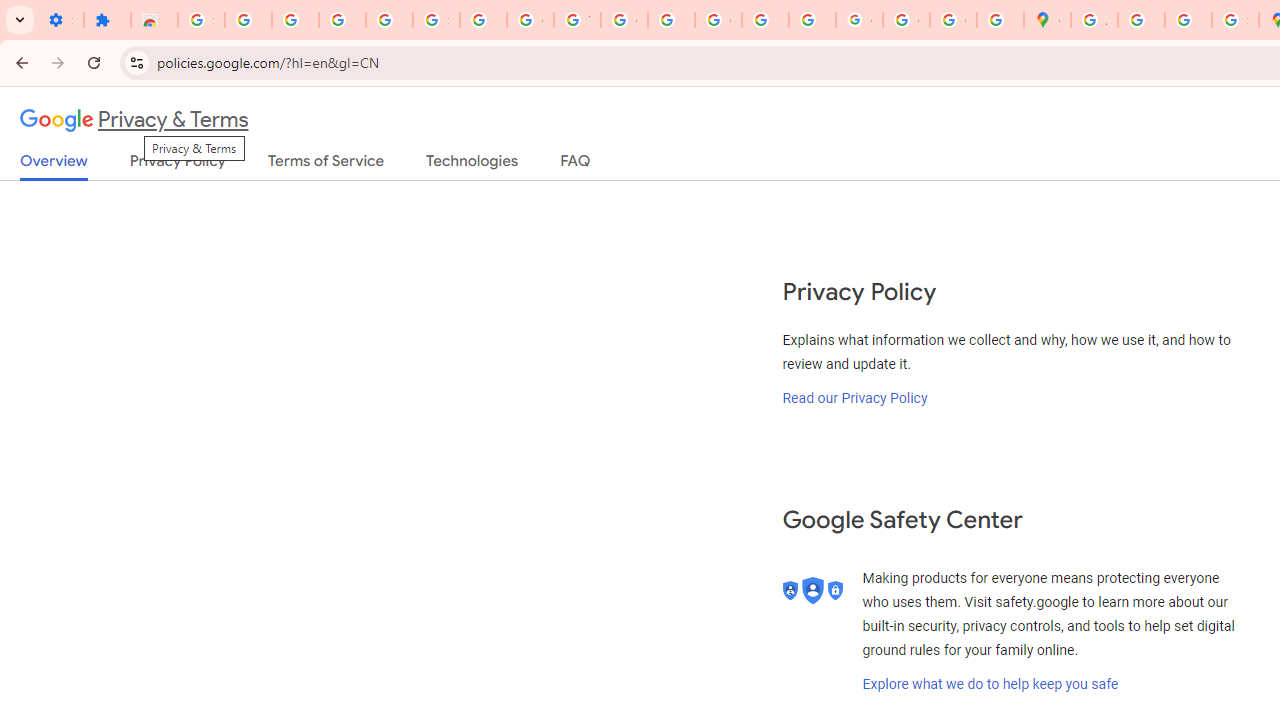 Image resolution: width=1280 pixels, height=720 pixels. What do you see at coordinates (60, 20) in the screenshot?
I see `'Settings - On startup'` at bounding box center [60, 20].